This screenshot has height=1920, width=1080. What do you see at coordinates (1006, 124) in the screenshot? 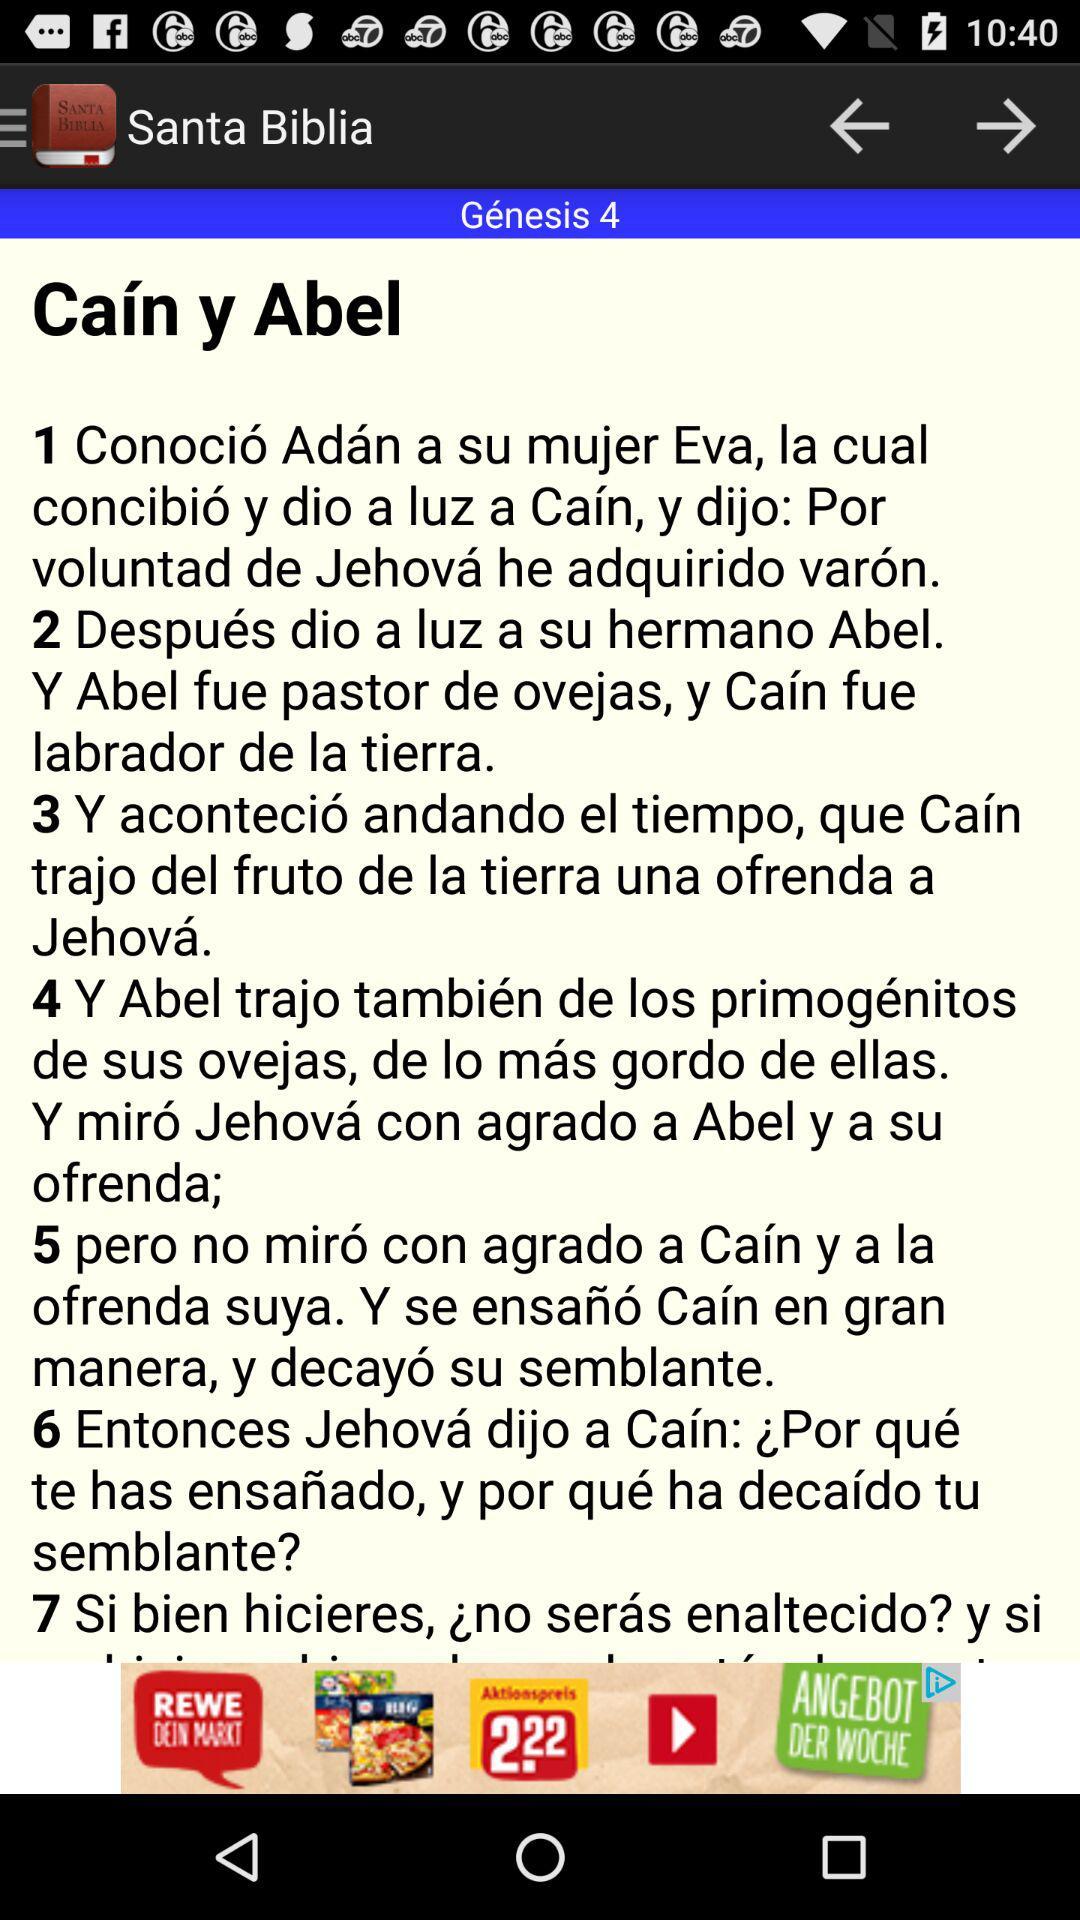
I see `the arrow mark icon shown at the top right corner` at bounding box center [1006, 124].